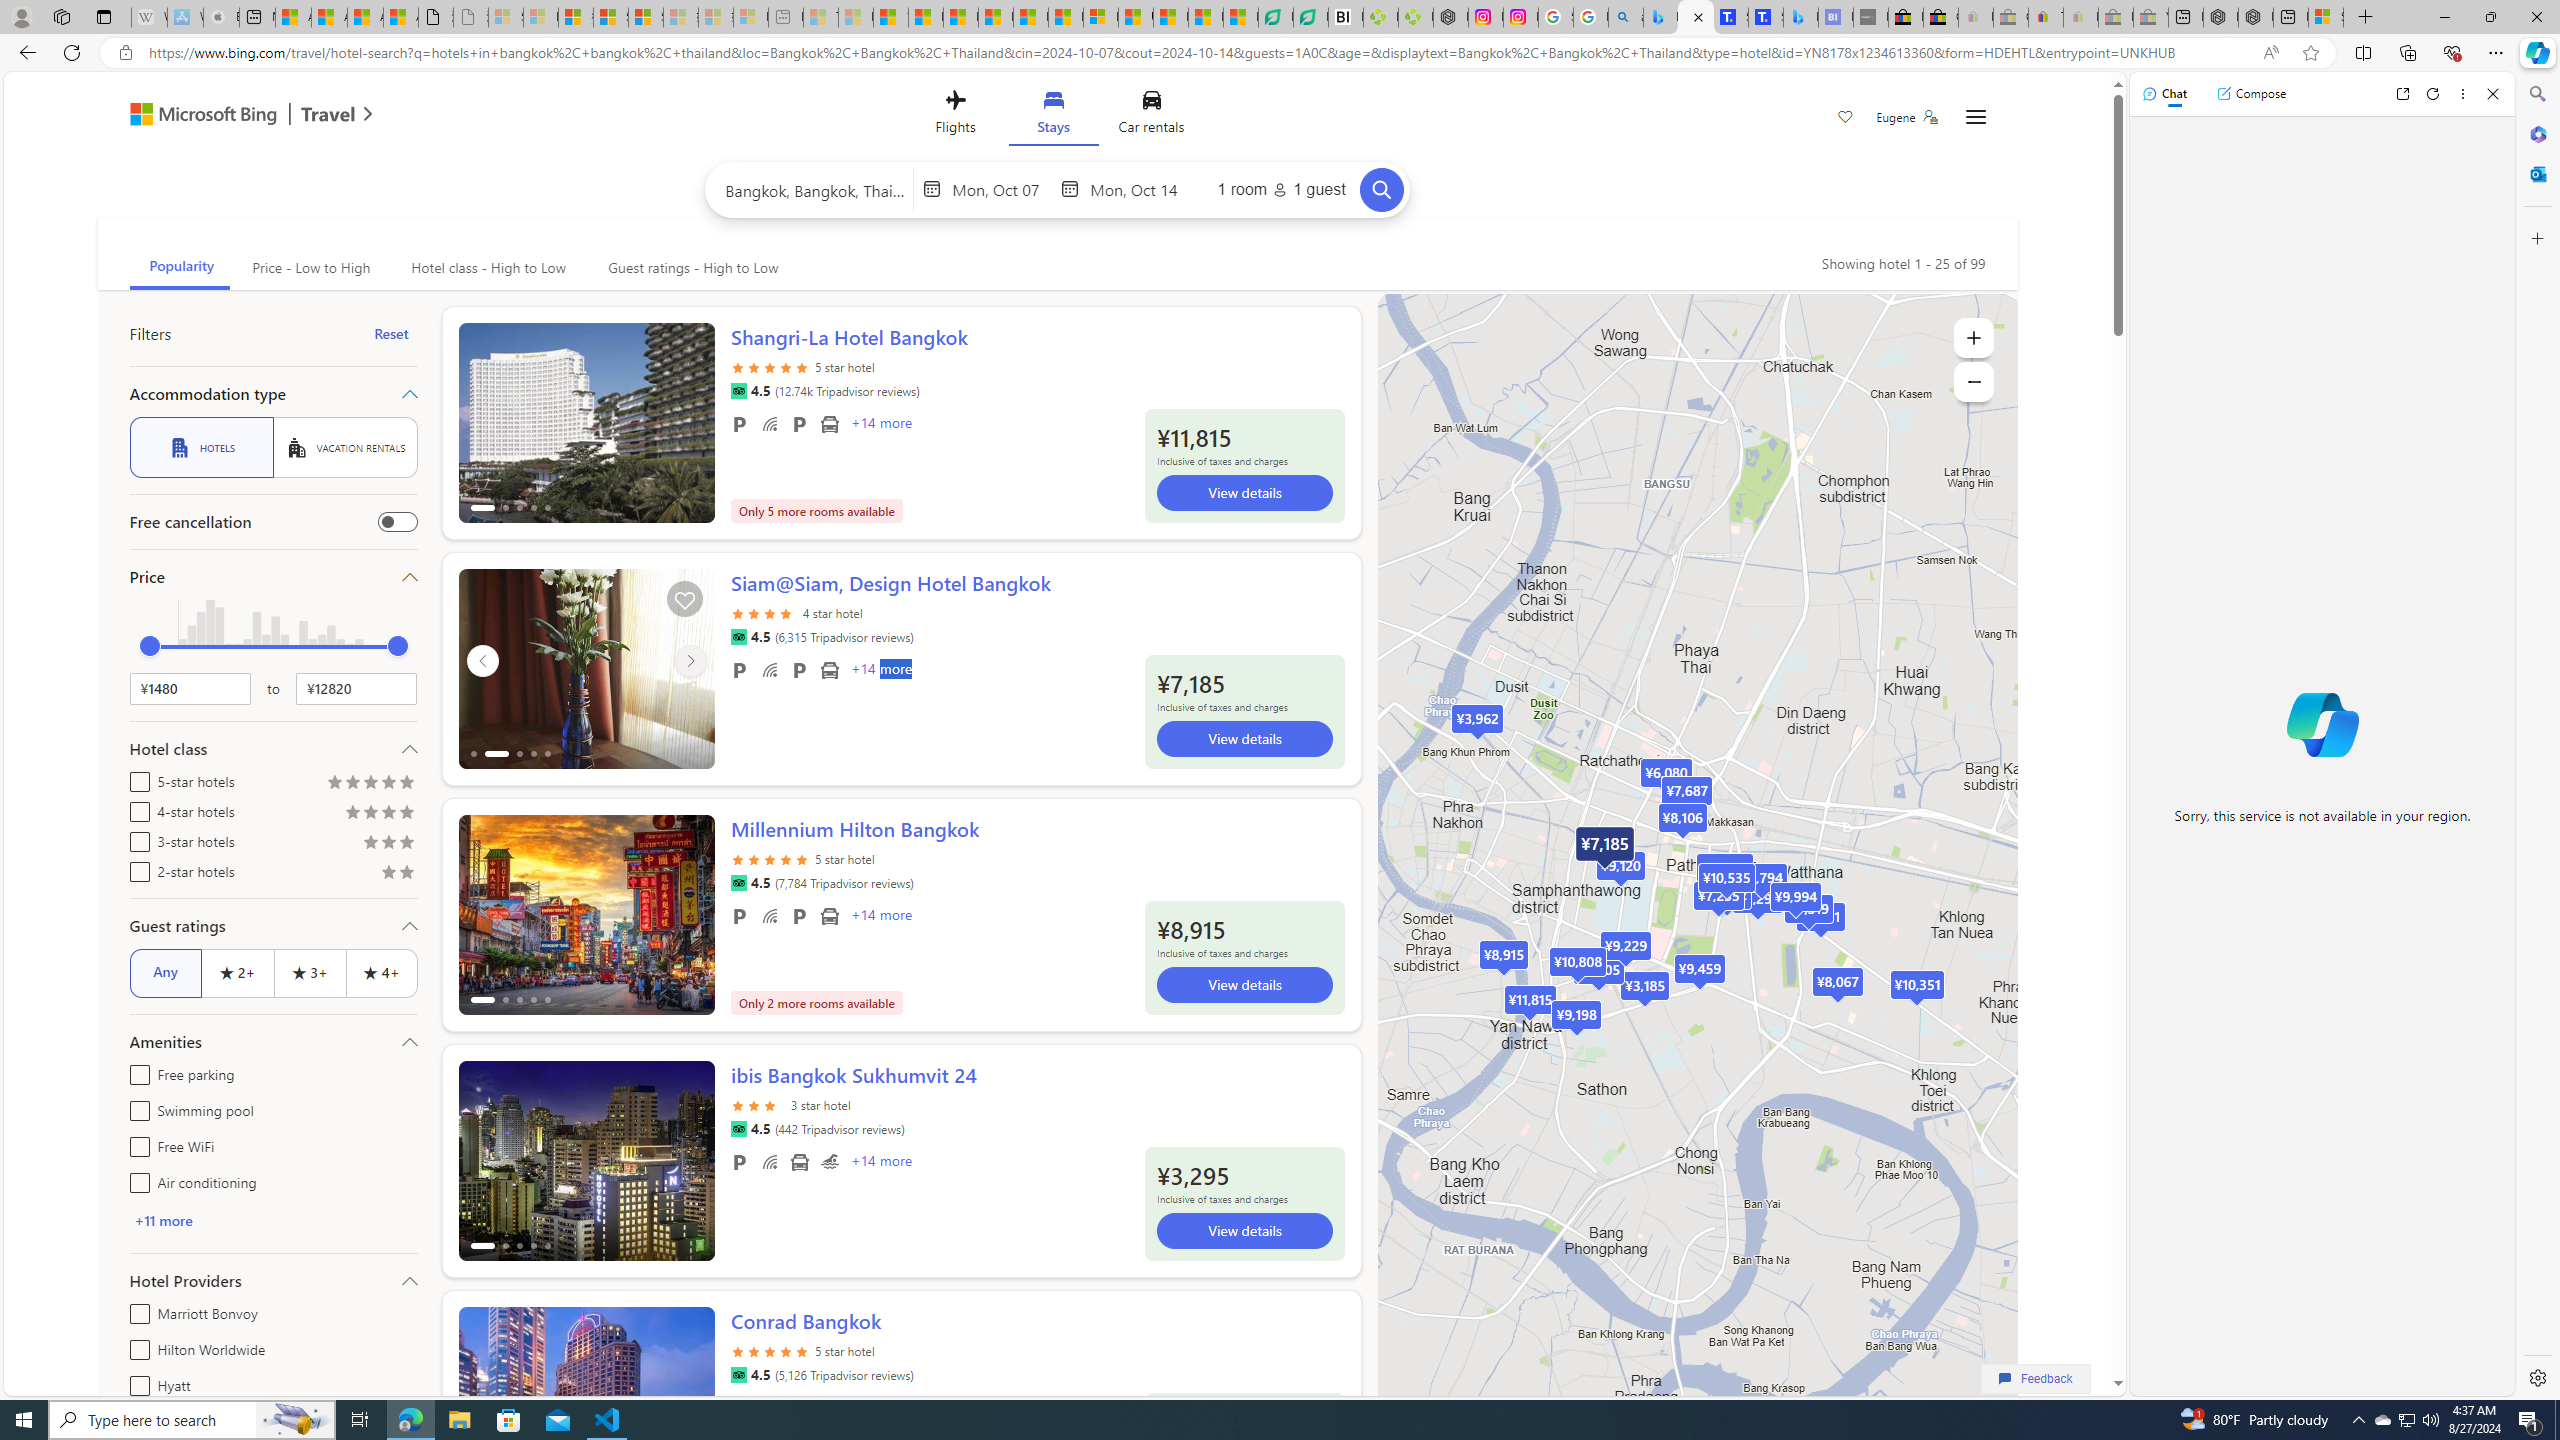 The height and width of the screenshot is (1440, 2560). What do you see at coordinates (391, 333) in the screenshot?
I see `'Reset'` at bounding box center [391, 333].